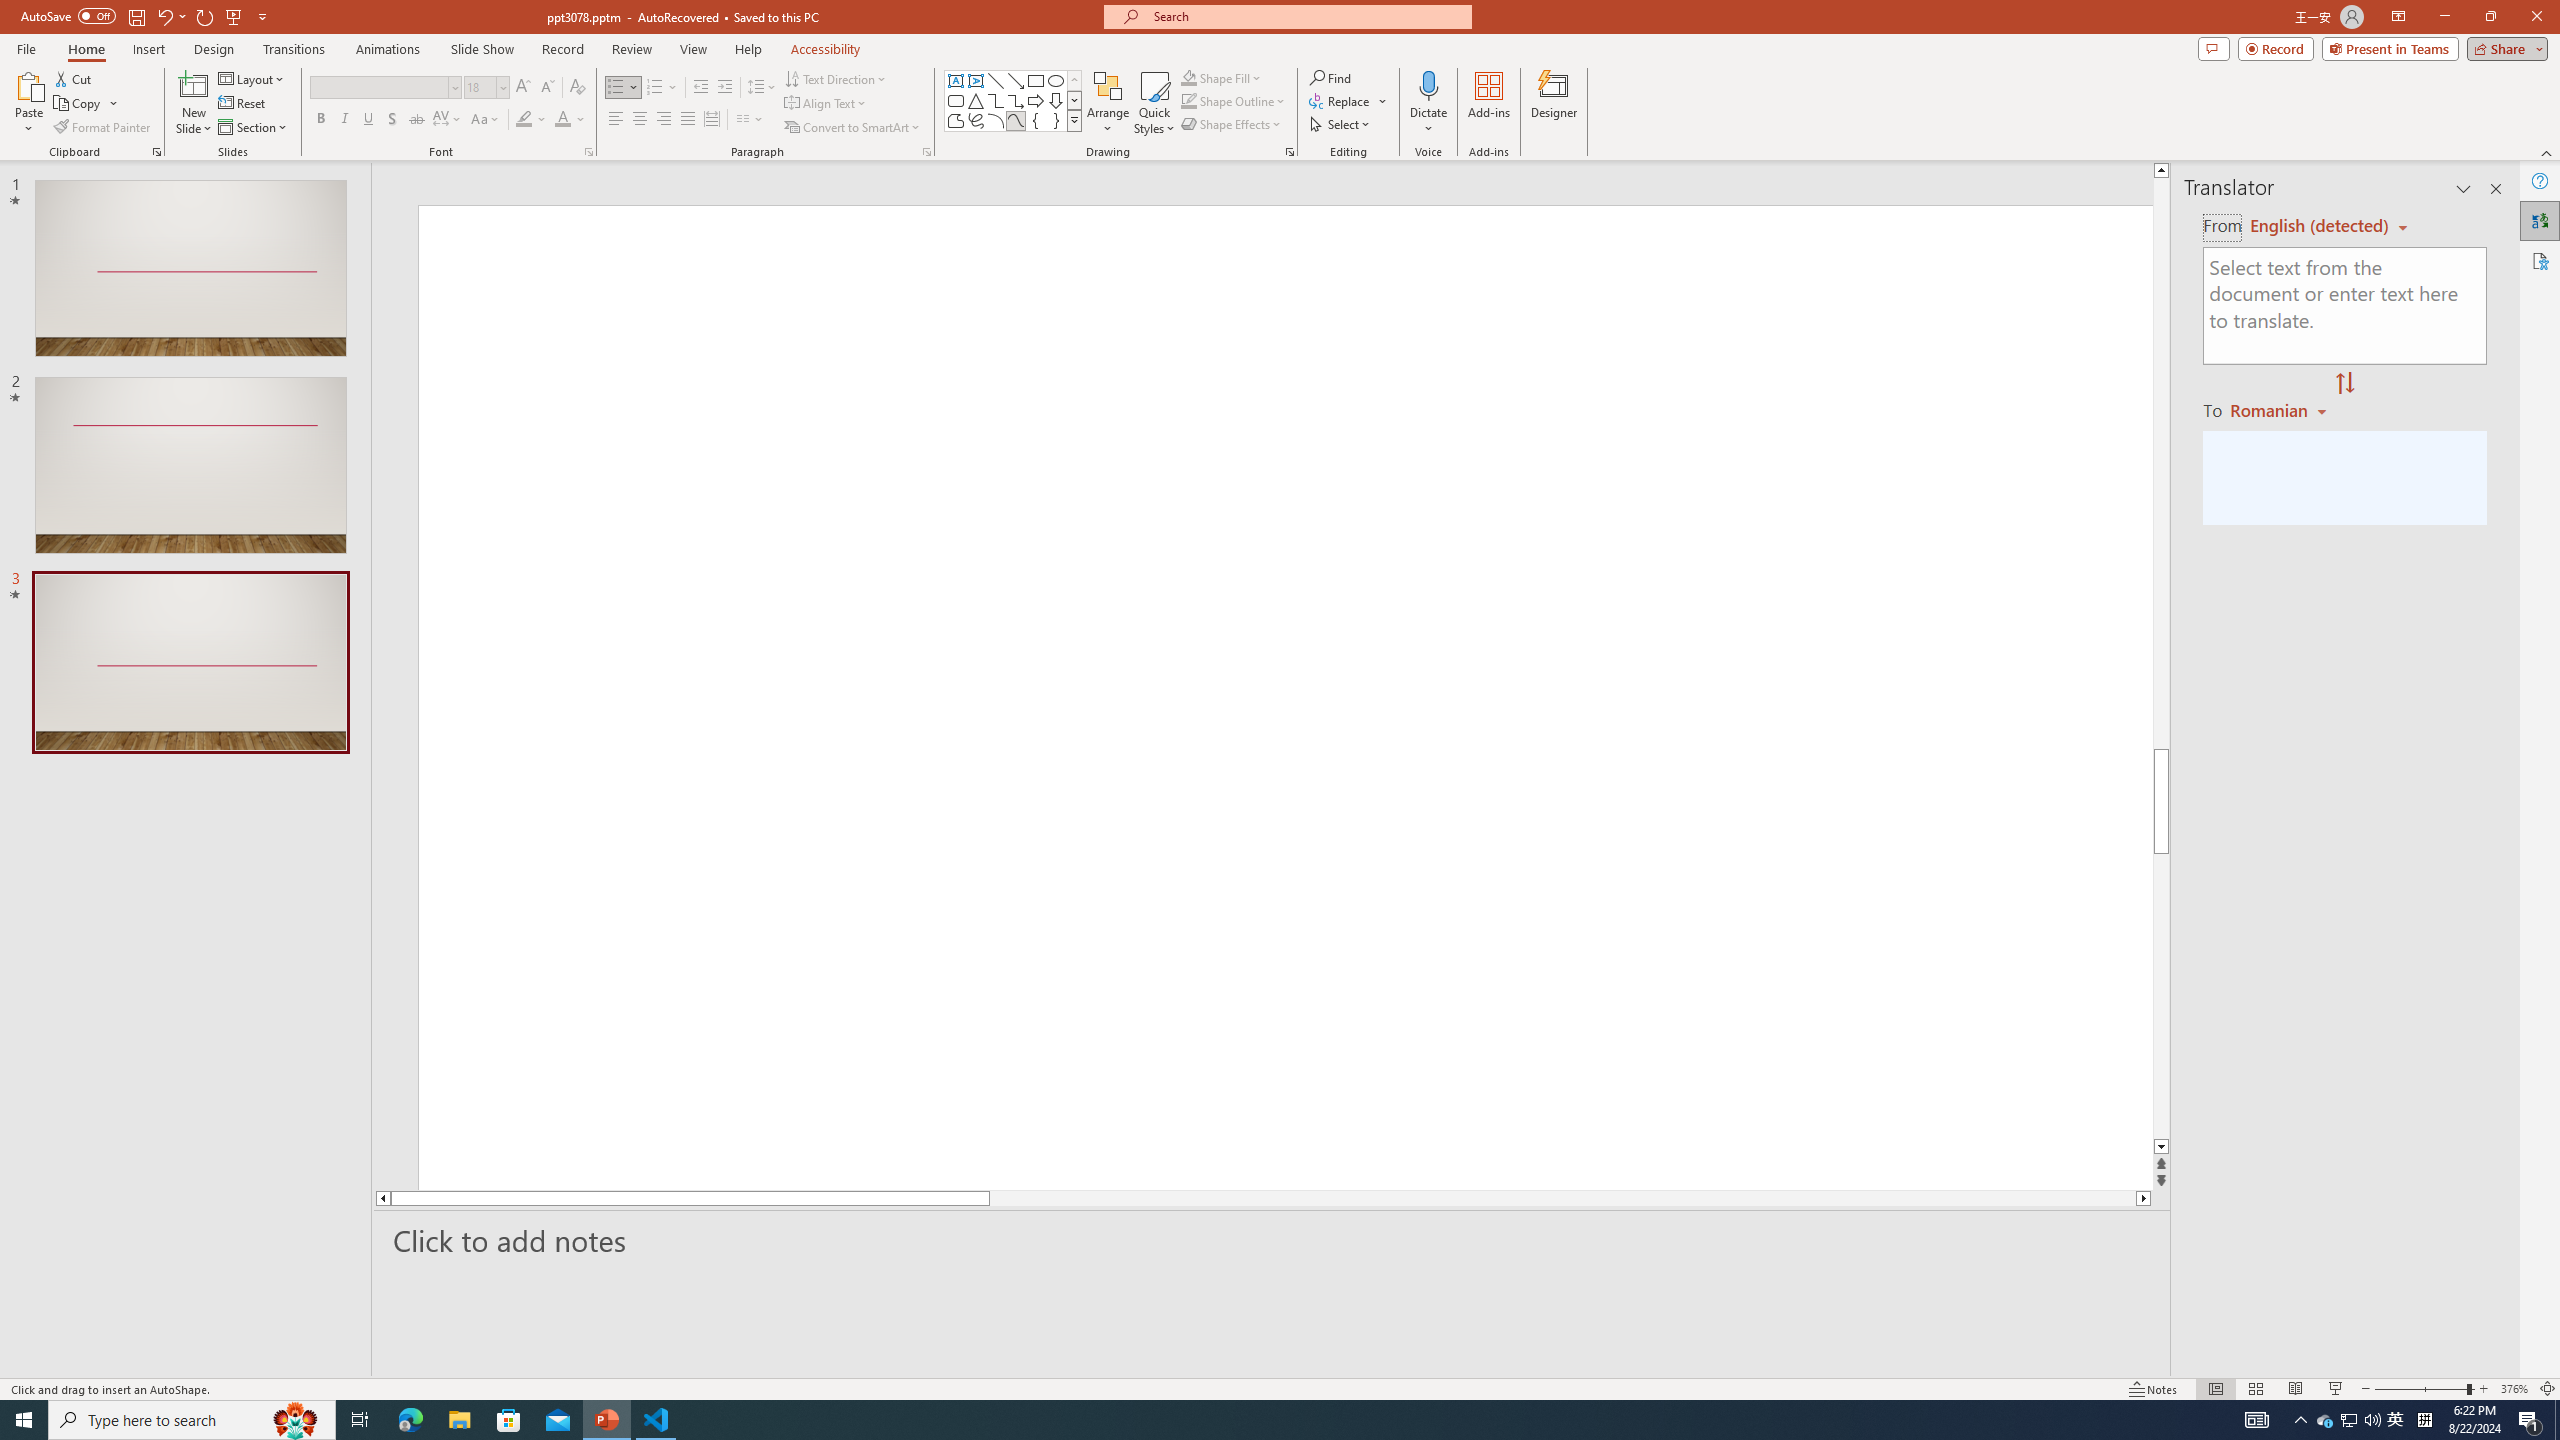 This screenshot has width=2560, height=1440. Describe the element at coordinates (2279, 409) in the screenshot. I see `'Romanian'` at that location.